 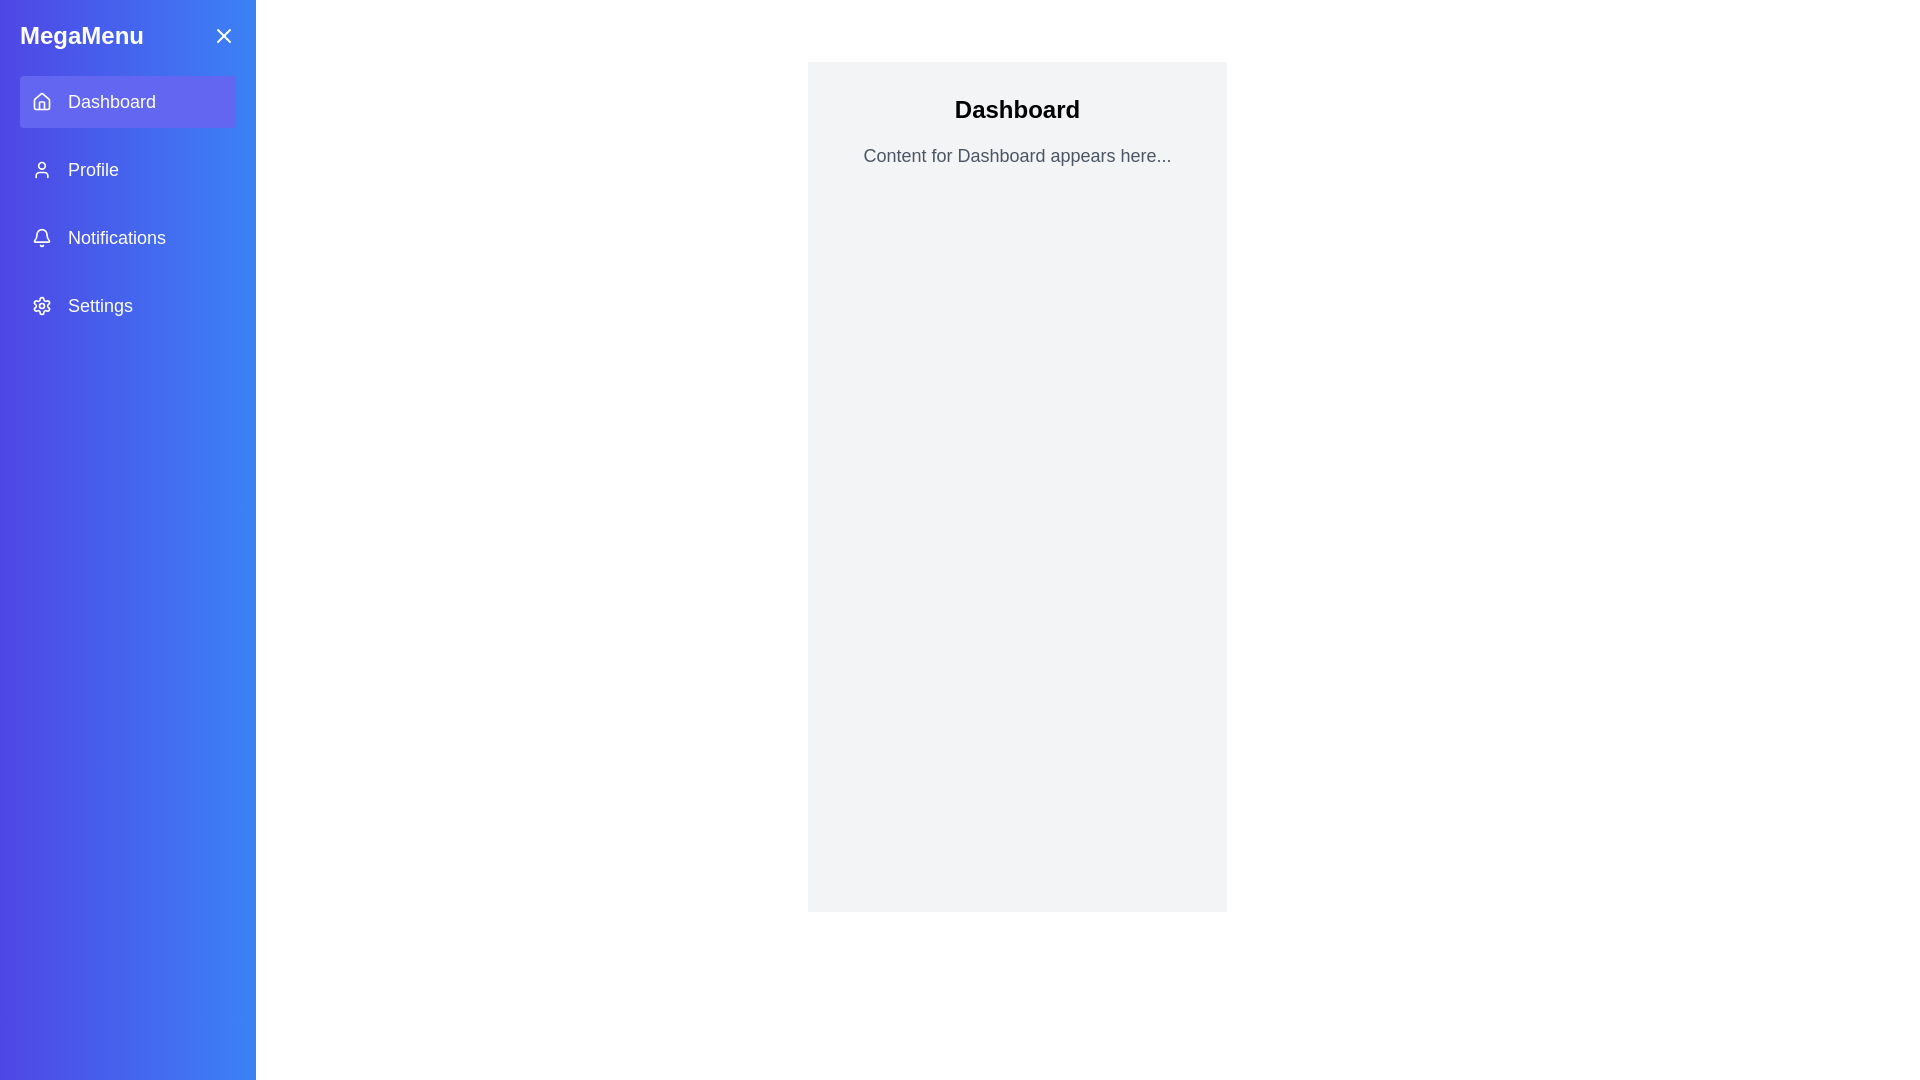 I want to click on the third item in the vertical navigation menu to go to the Notifications section, located below the 'Profile' item and above the 'Settings' item, so click(x=127, y=237).